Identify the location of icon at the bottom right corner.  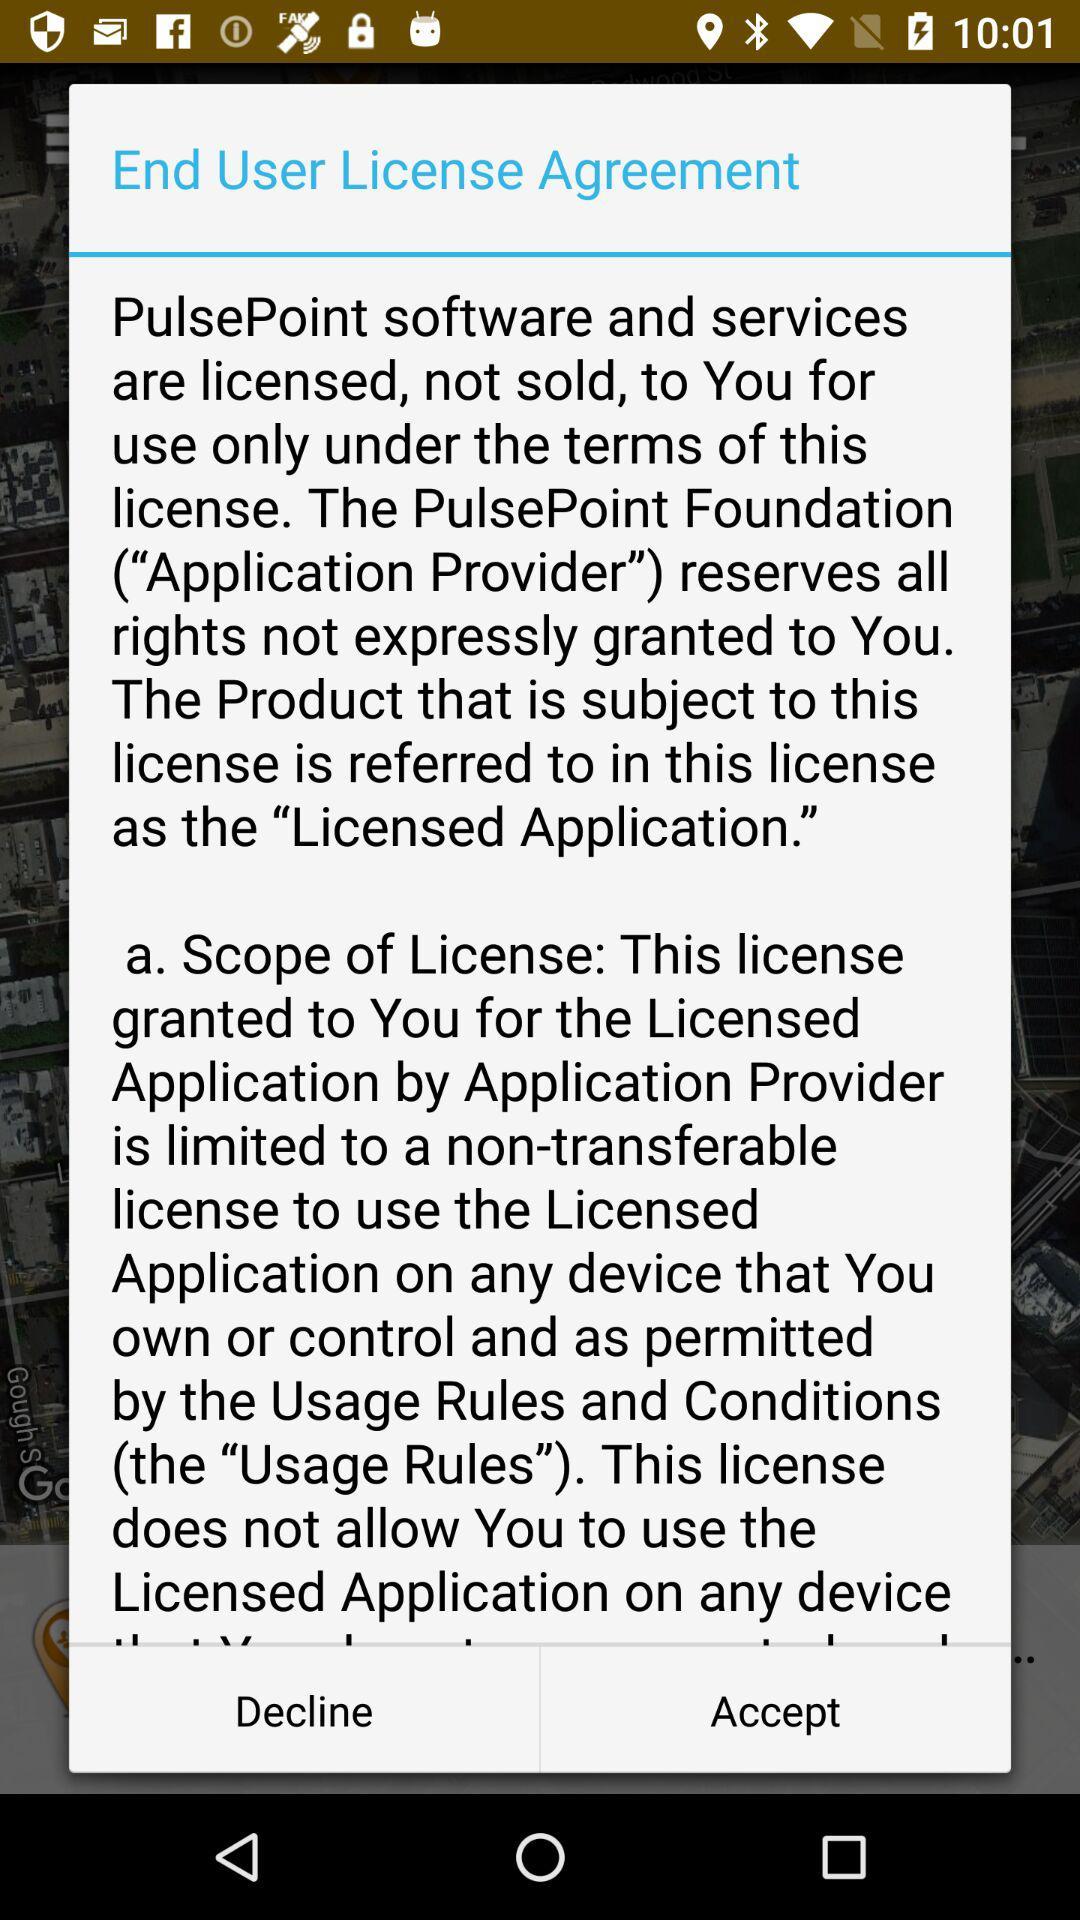
(774, 1708).